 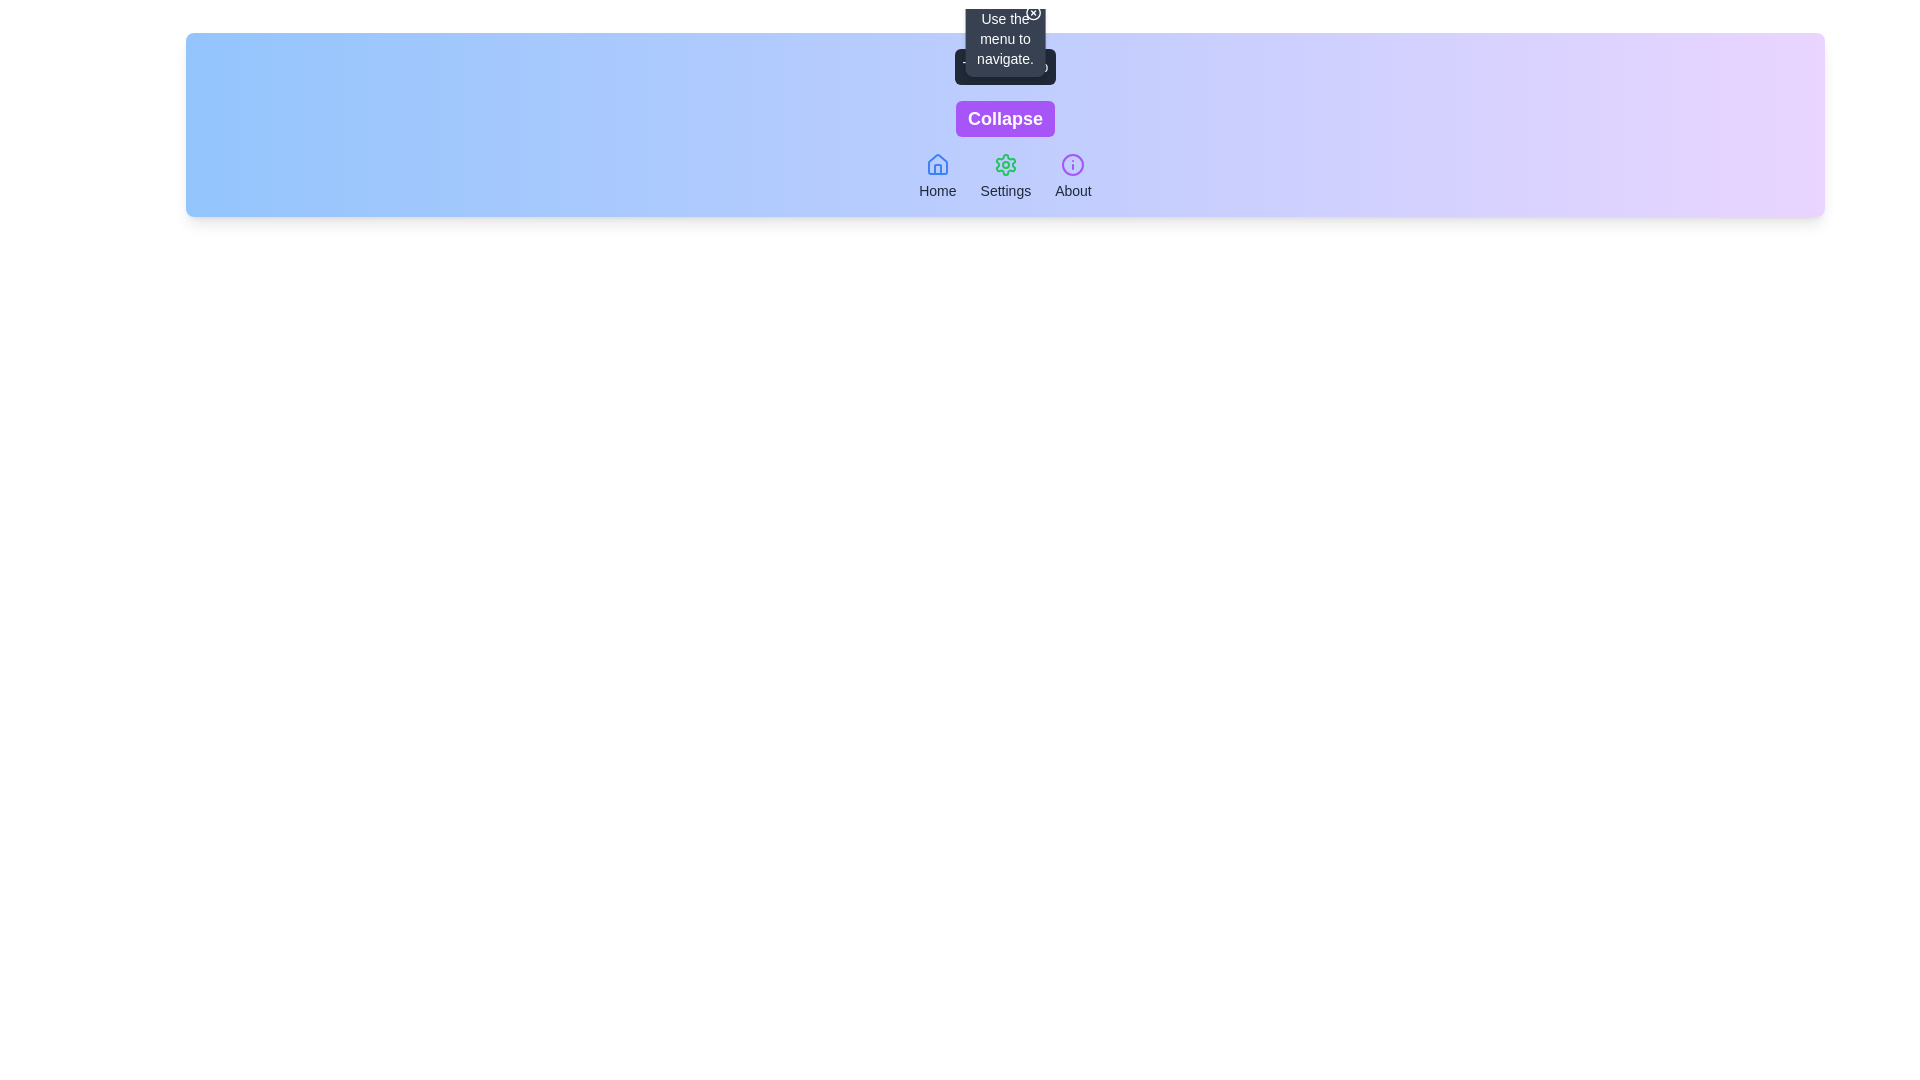 What do you see at coordinates (1072, 164) in the screenshot?
I see `the SVG circle element that serves as the background for the information icon in the 'About' section of the navigation bar` at bounding box center [1072, 164].